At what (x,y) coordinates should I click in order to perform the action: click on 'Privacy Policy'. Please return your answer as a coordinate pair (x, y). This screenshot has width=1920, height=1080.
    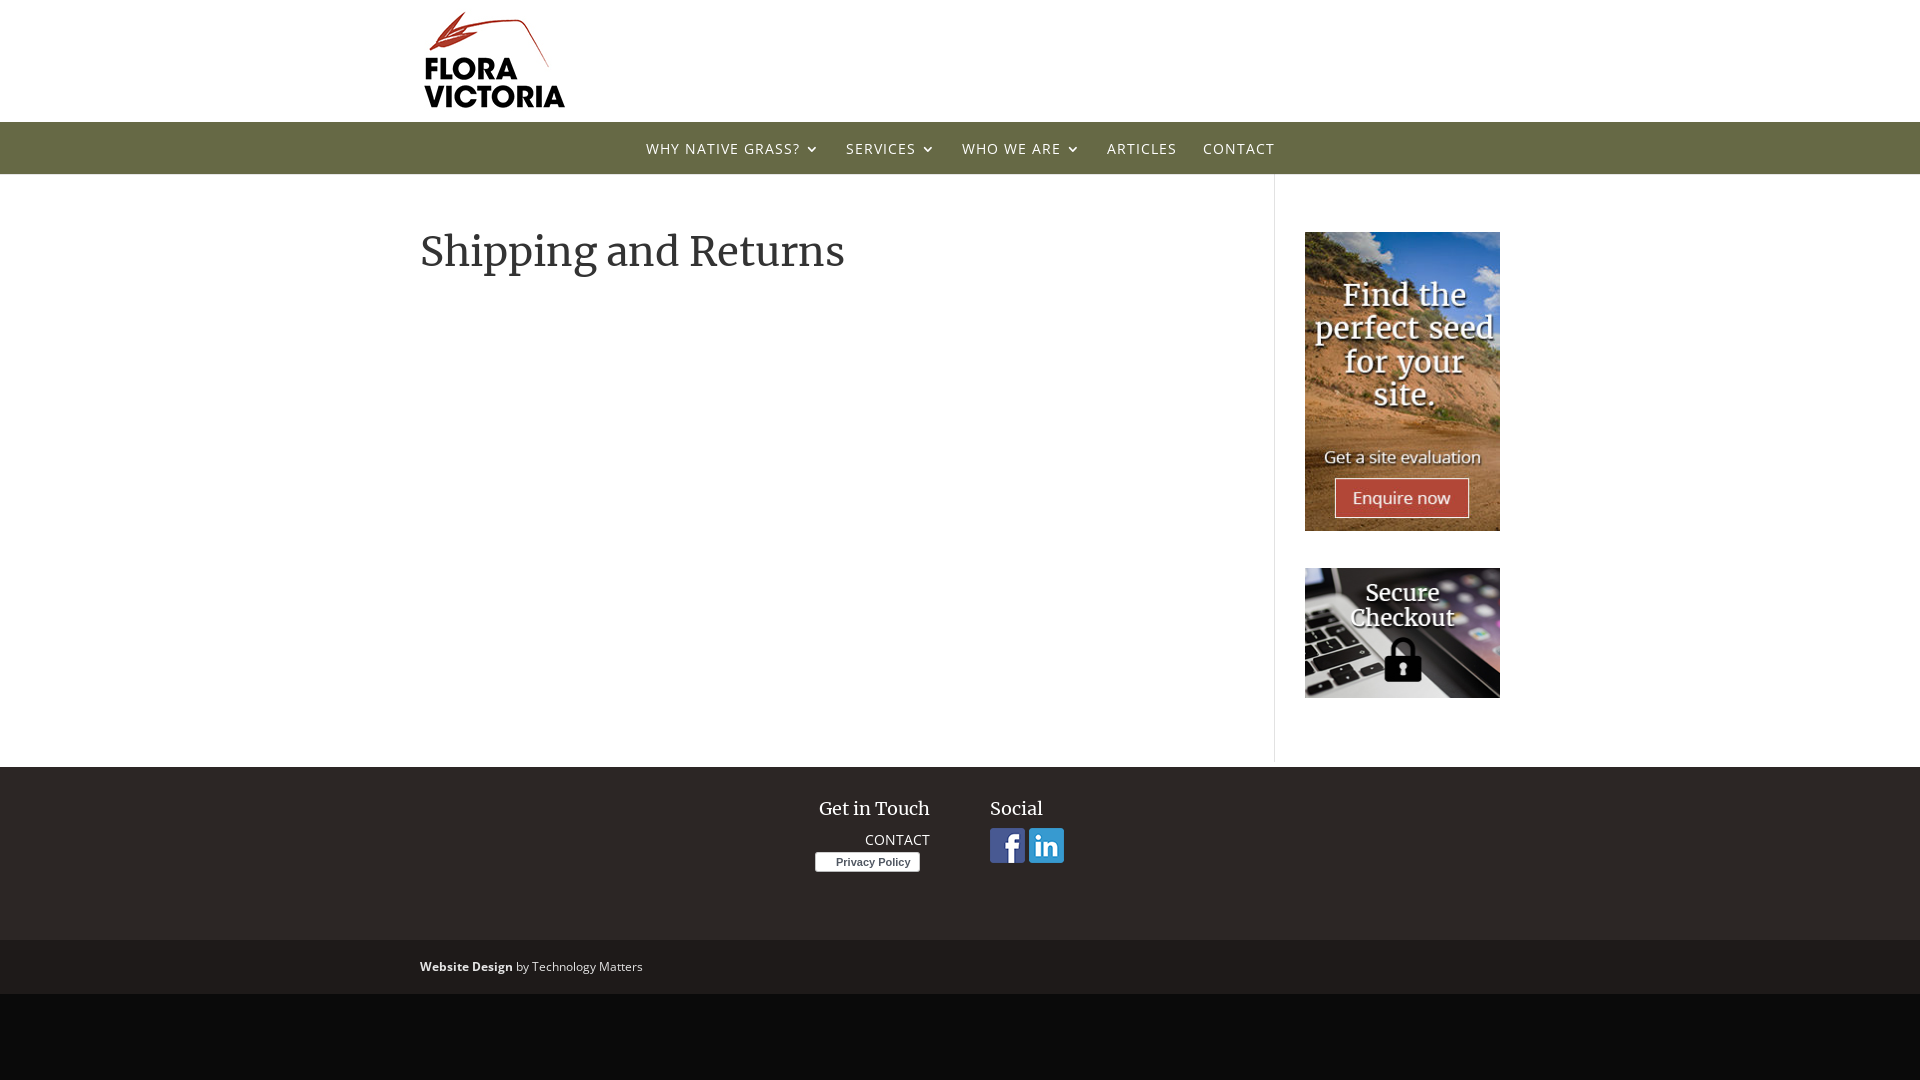
    Looking at the image, I should click on (815, 862).